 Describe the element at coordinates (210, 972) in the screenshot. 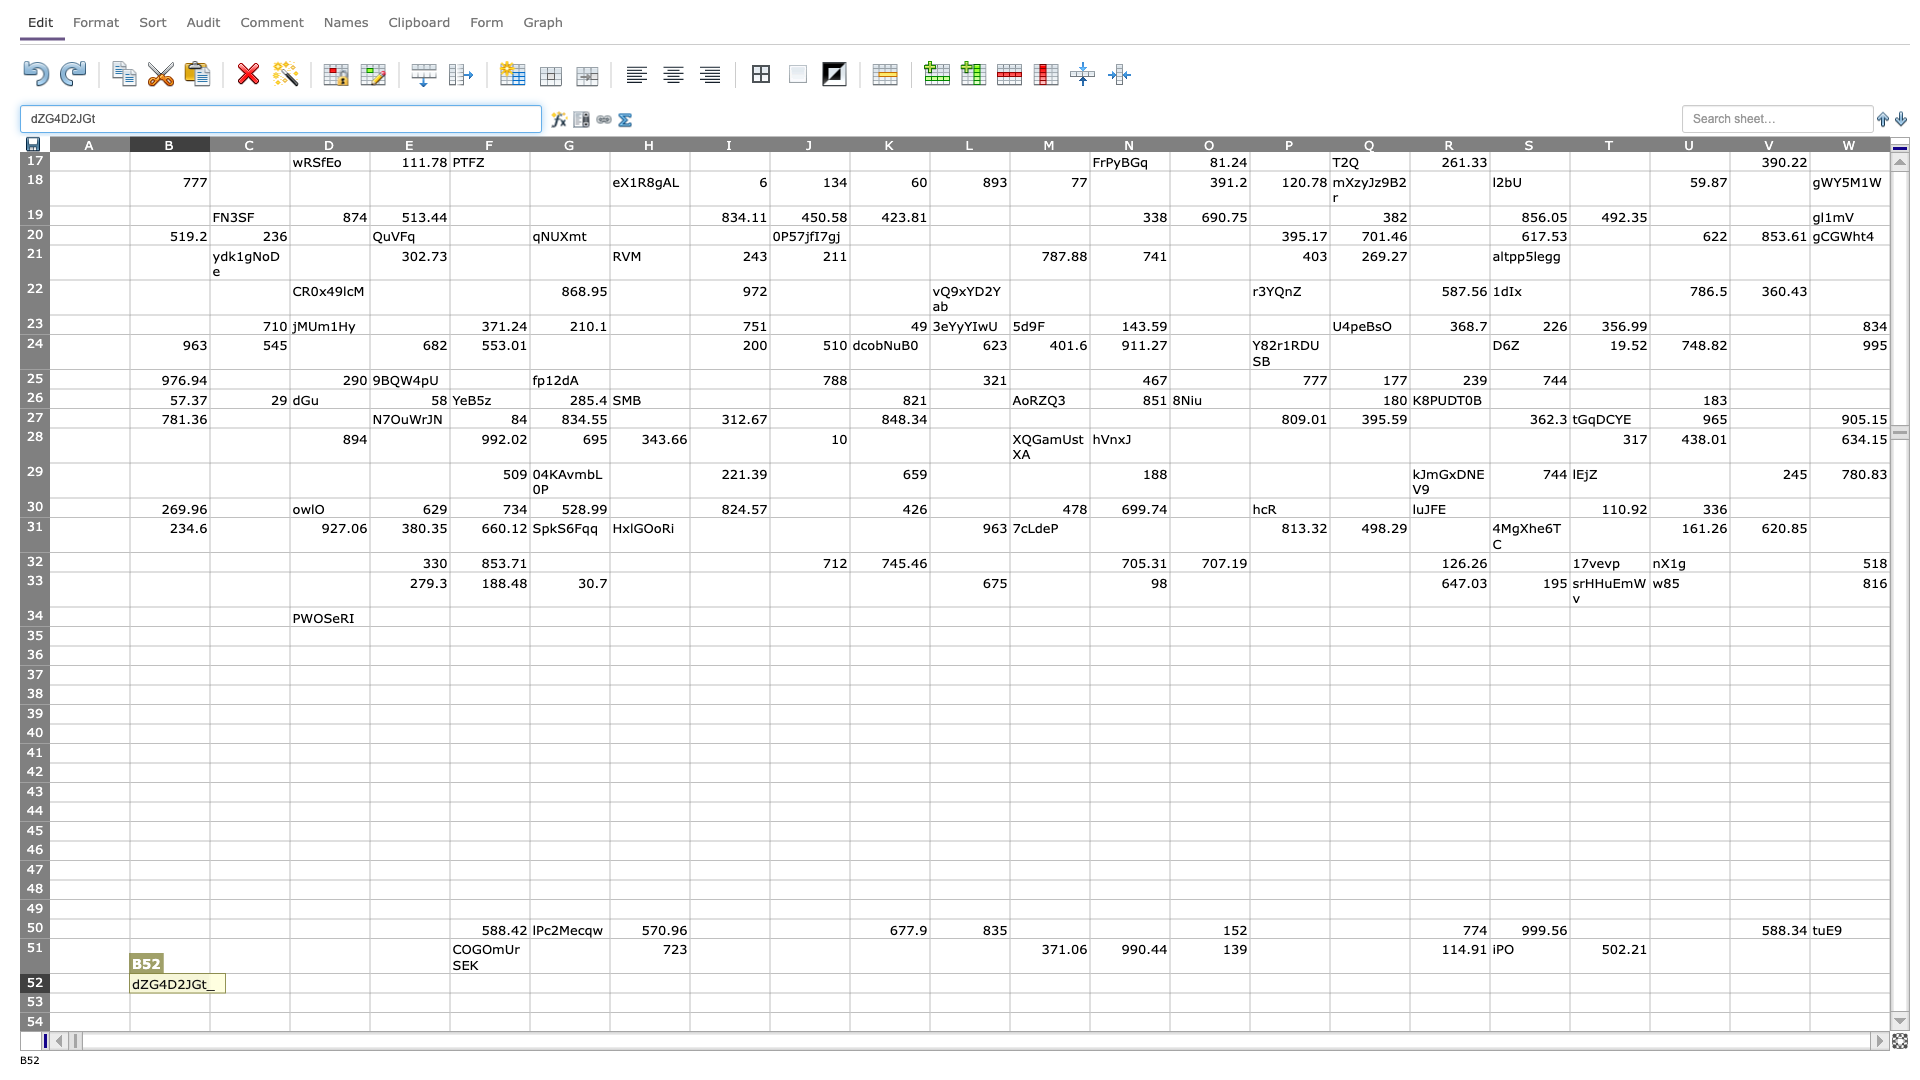

I see `top left corner of C52` at that location.